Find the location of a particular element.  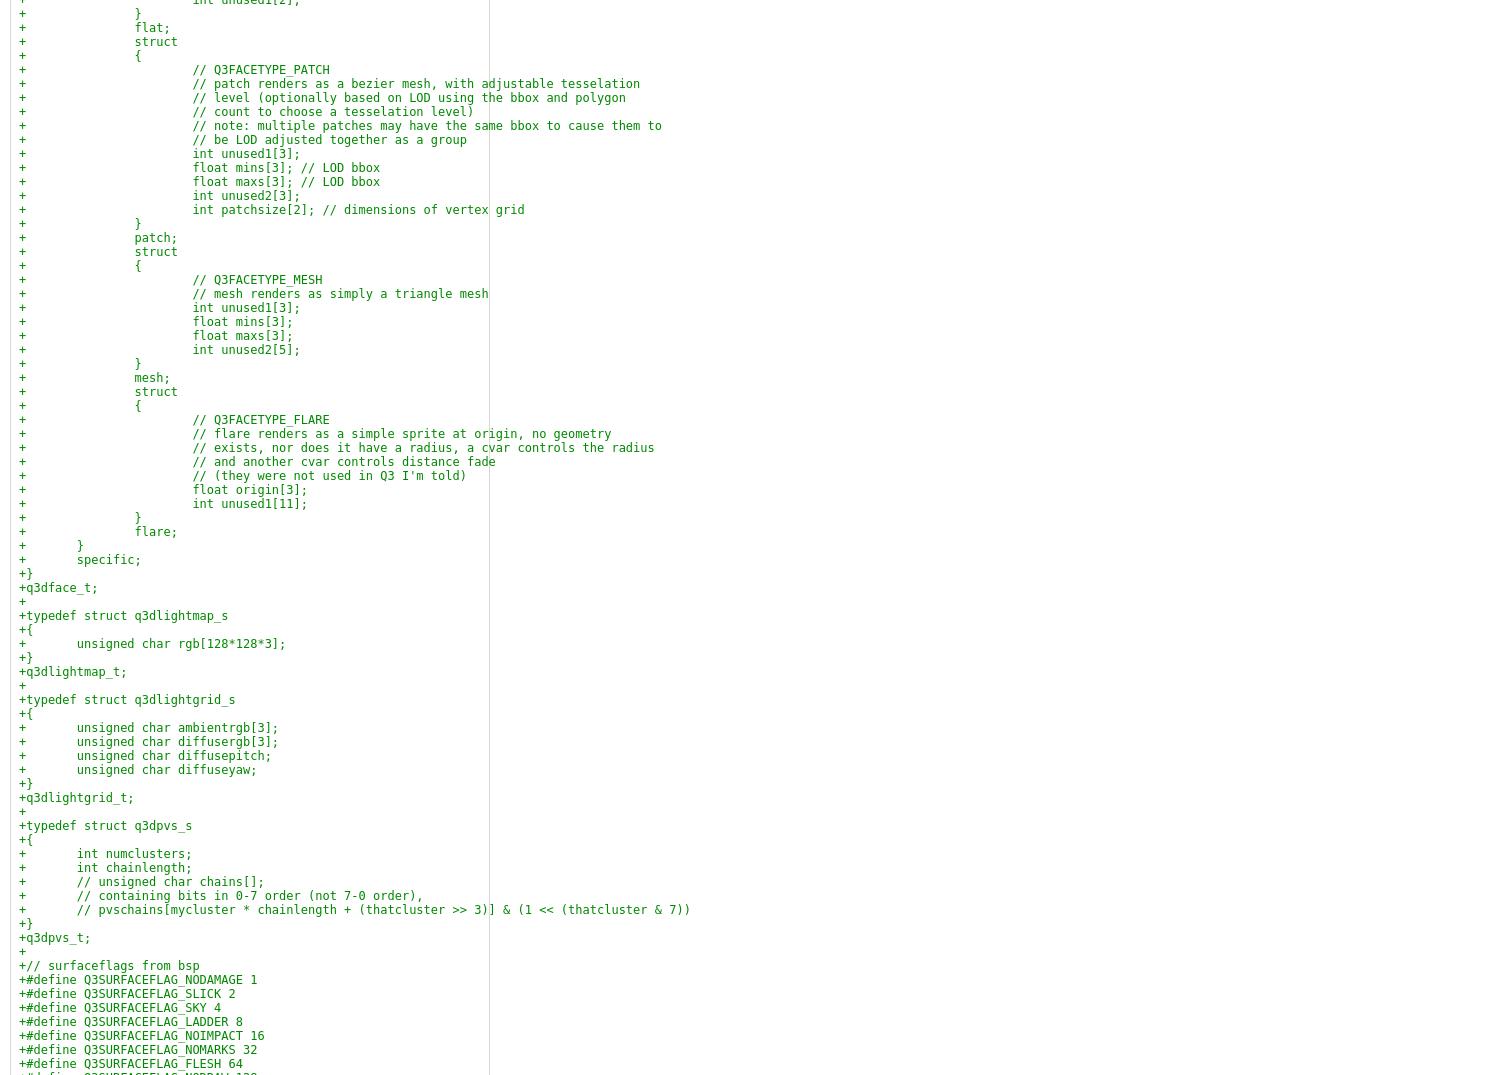

'+               patch;' is located at coordinates (96, 237).